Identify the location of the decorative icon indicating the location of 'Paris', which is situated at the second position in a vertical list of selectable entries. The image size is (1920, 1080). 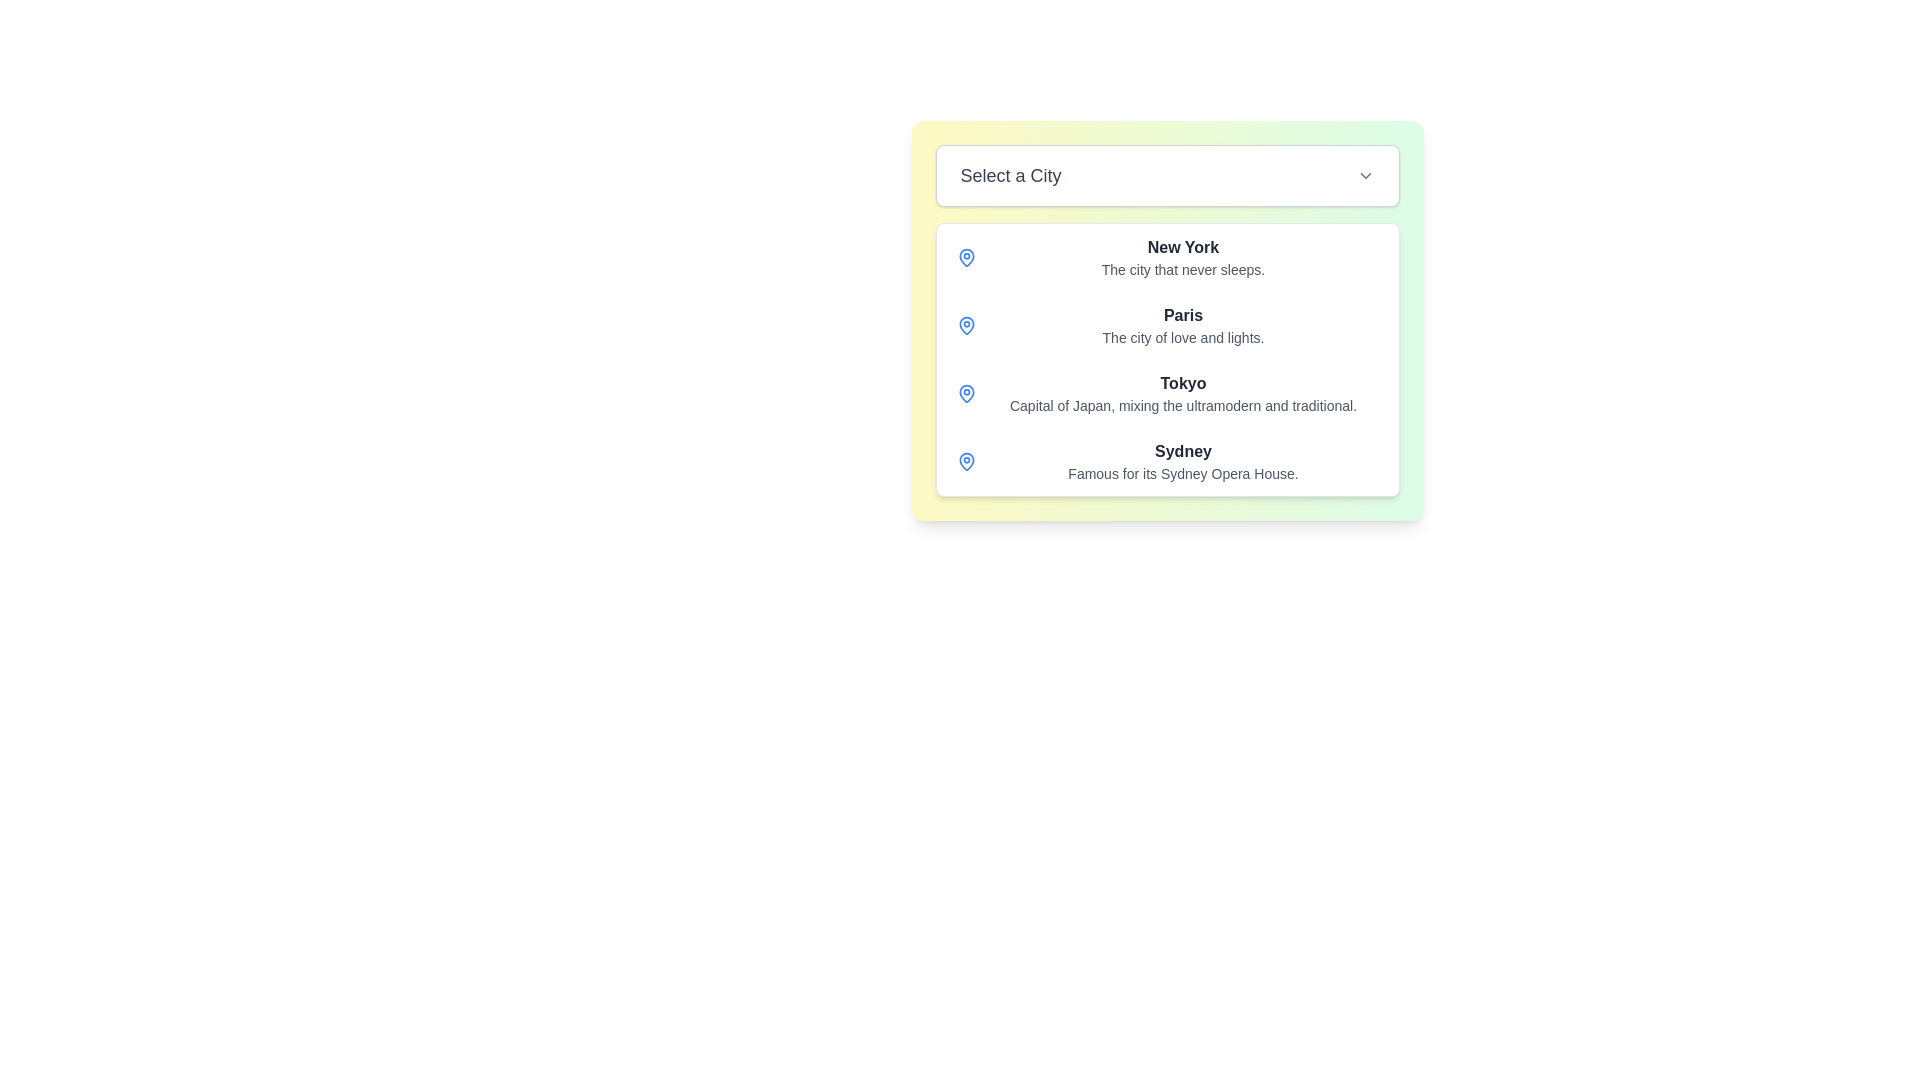
(966, 325).